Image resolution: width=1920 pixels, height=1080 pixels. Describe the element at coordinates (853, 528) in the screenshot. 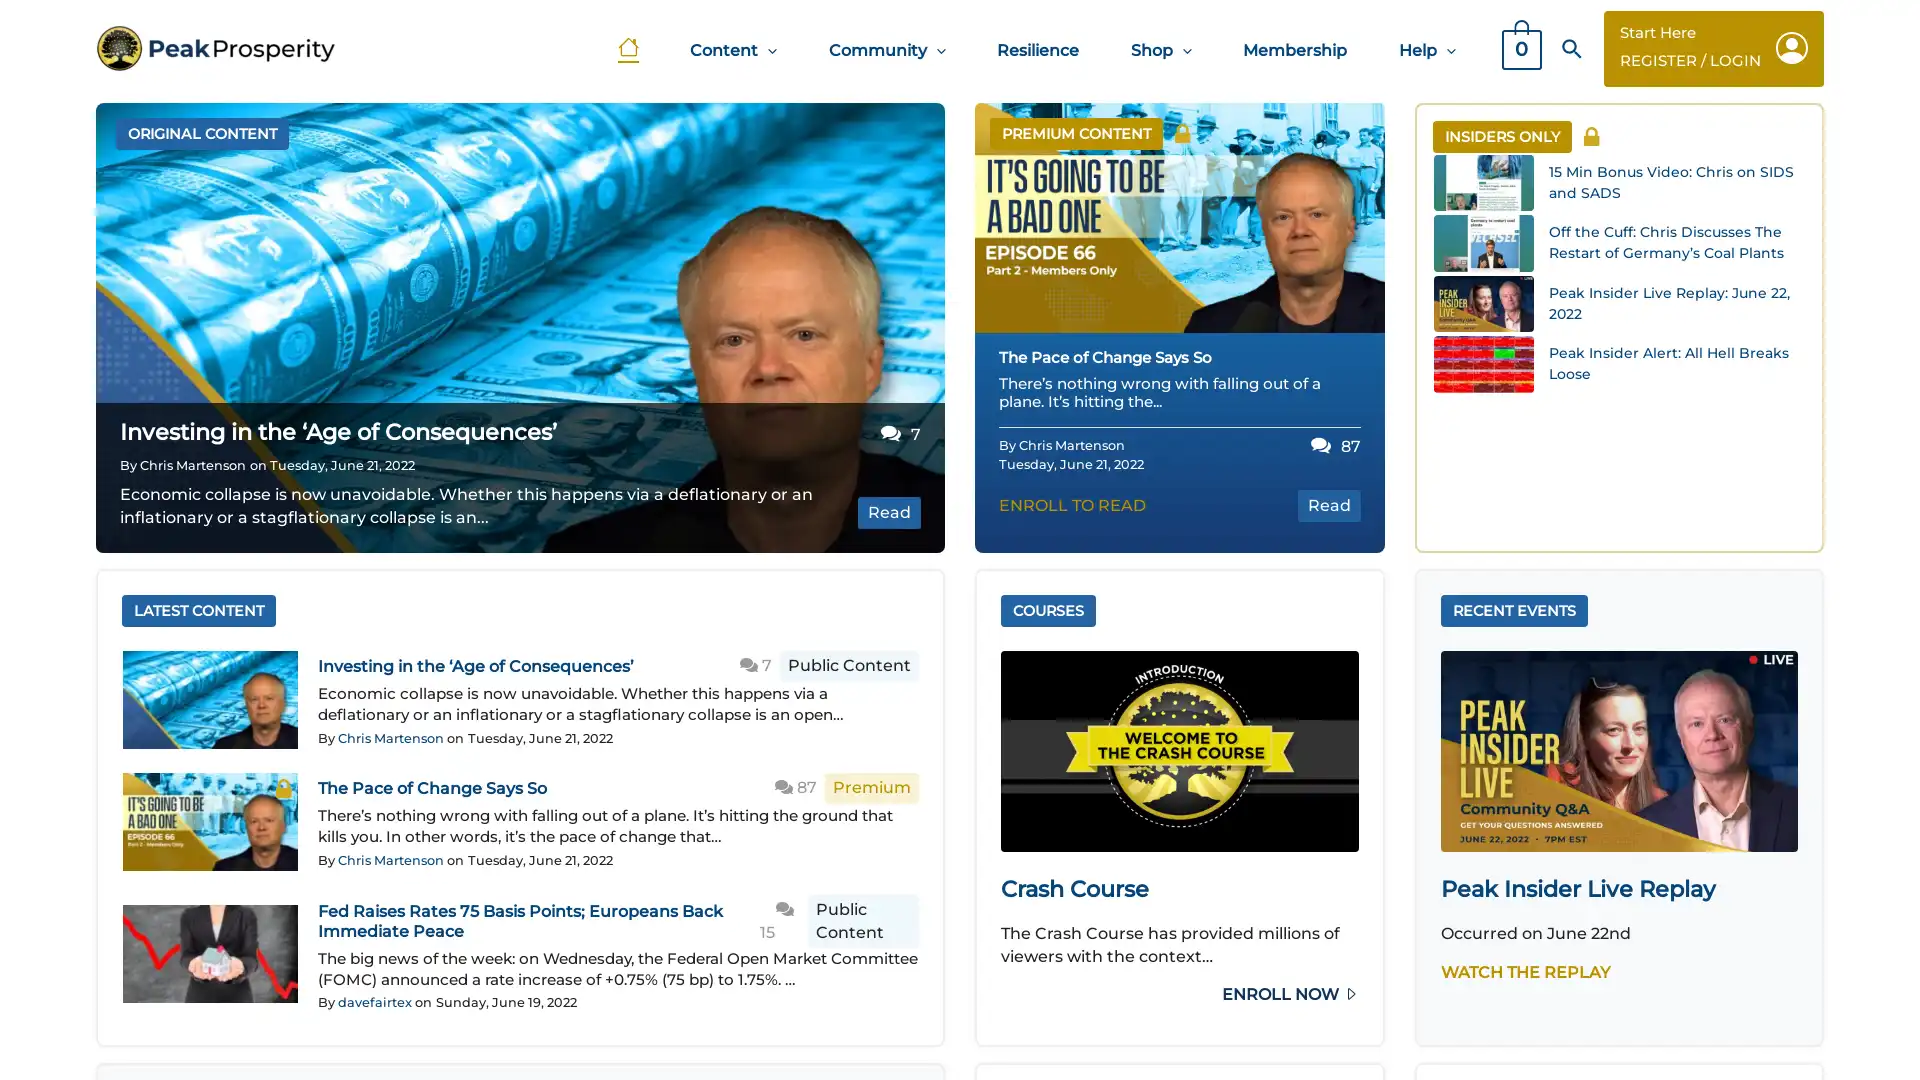

I see `Log In` at that location.